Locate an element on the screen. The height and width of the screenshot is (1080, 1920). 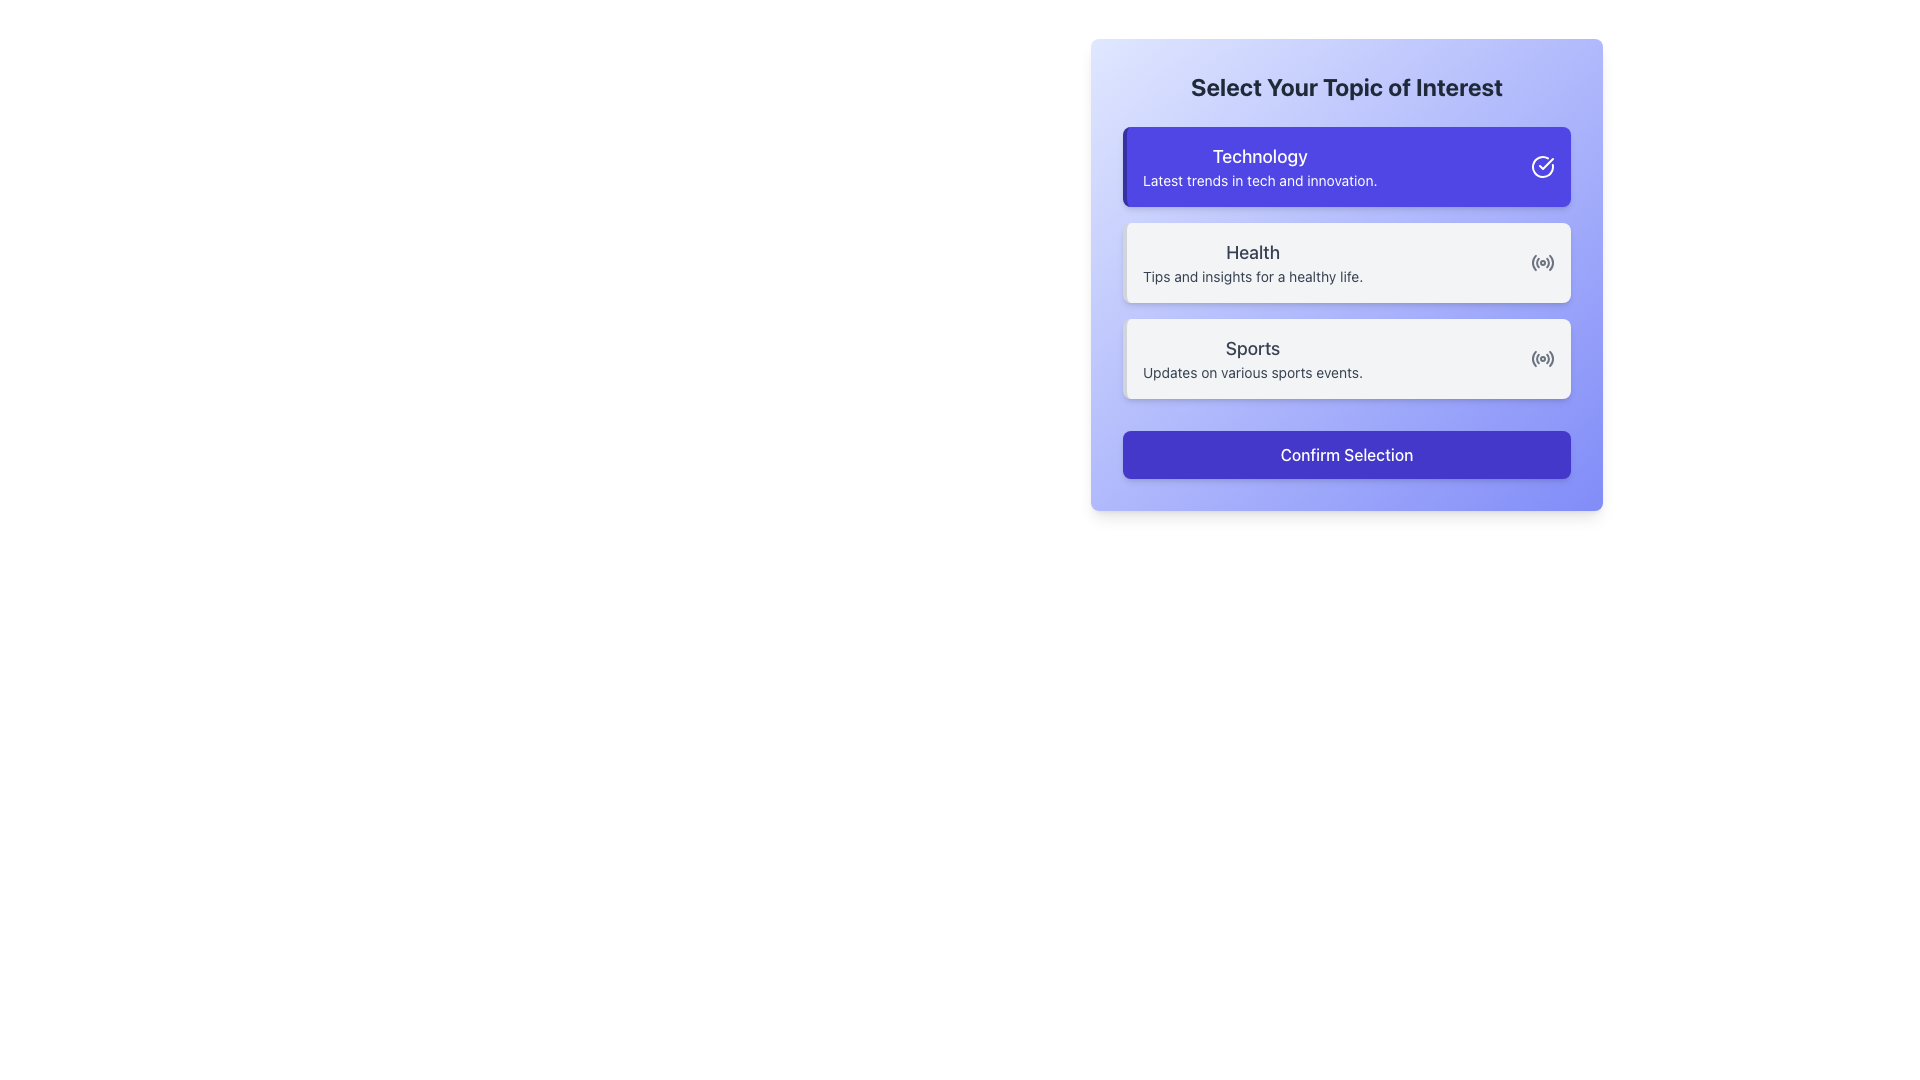
the status indicator icon at the far right of the 'Technology' selection box to indicate its active state is located at coordinates (1541, 165).